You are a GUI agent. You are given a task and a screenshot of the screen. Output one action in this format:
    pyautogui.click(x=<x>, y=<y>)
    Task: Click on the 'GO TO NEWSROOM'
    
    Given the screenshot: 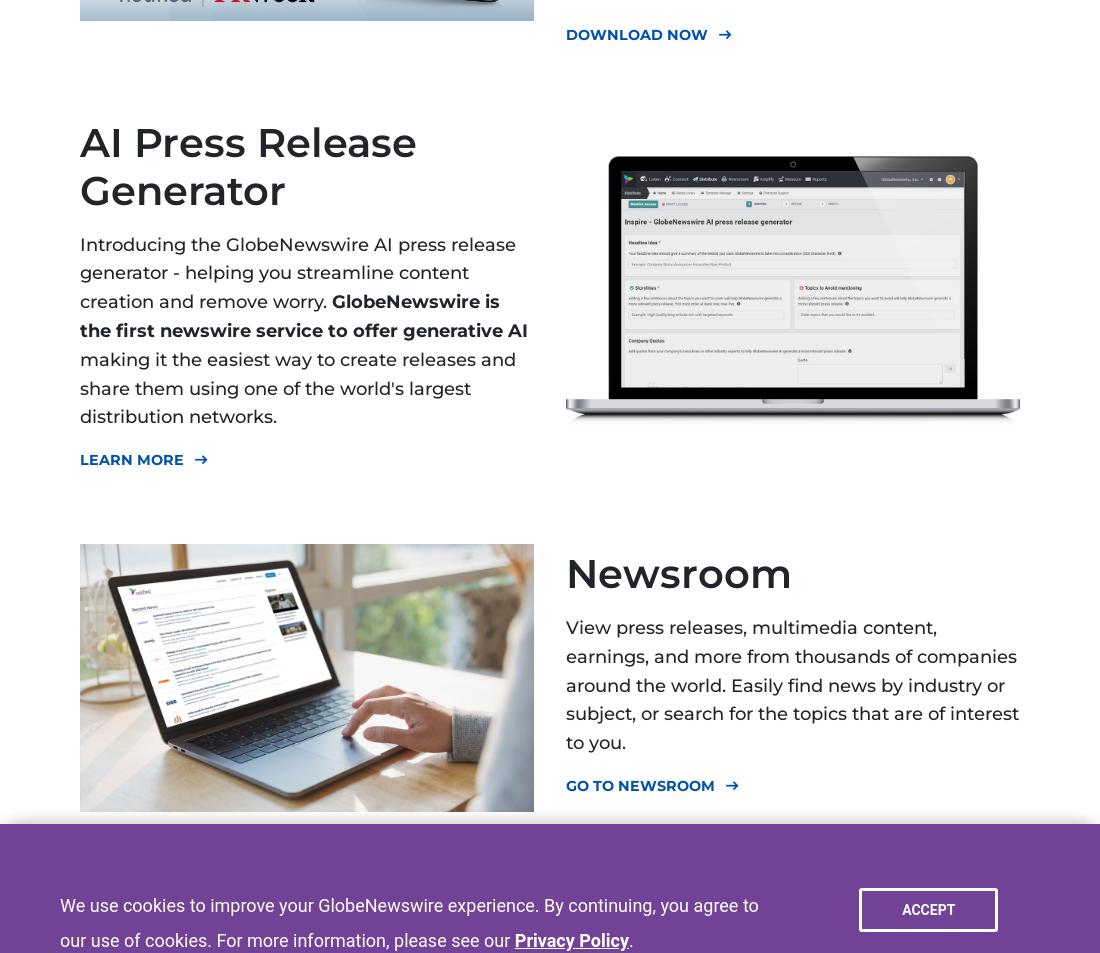 What is the action you would take?
    pyautogui.click(x=640, y=784)
    